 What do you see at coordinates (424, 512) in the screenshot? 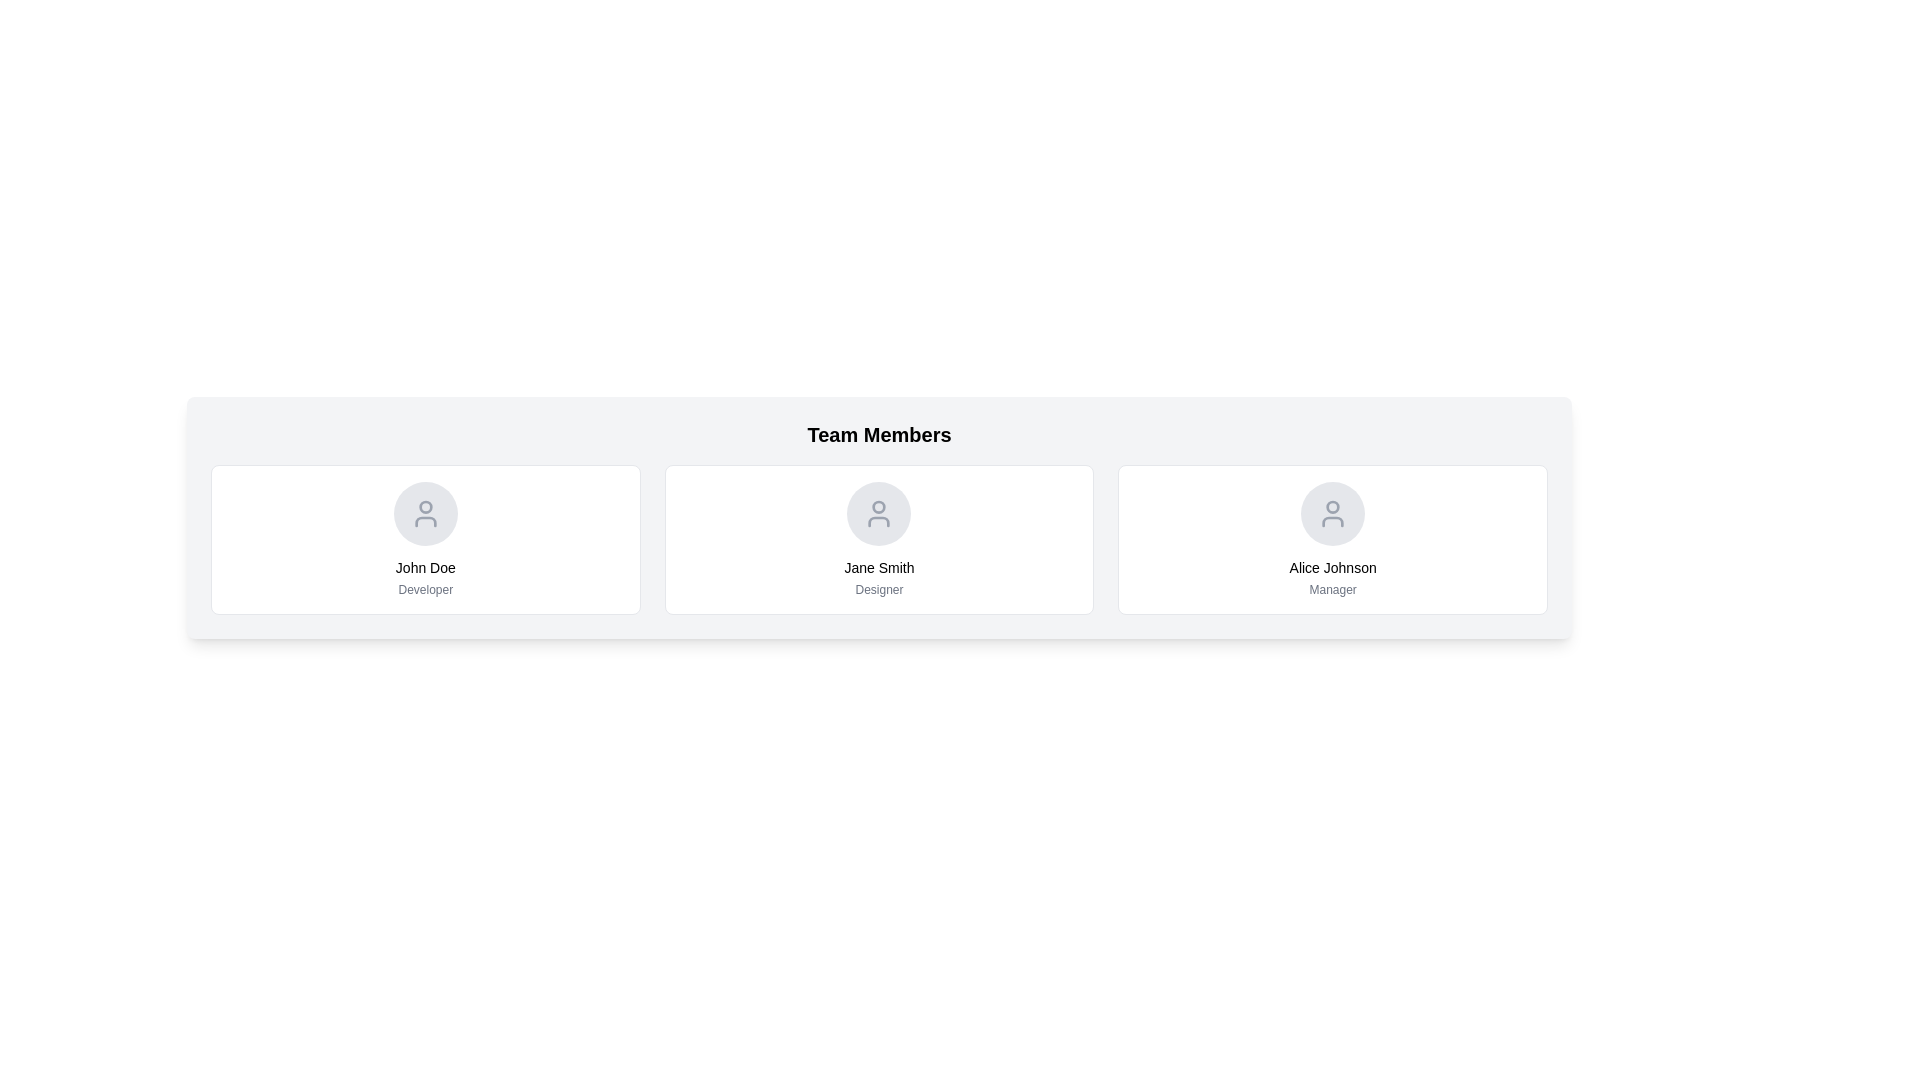
I see `the user profile icon for 'John Doe' located in the 'Team Members' section of the interface, which is centrally aligned within its panel` at bounding box center [424, 512].